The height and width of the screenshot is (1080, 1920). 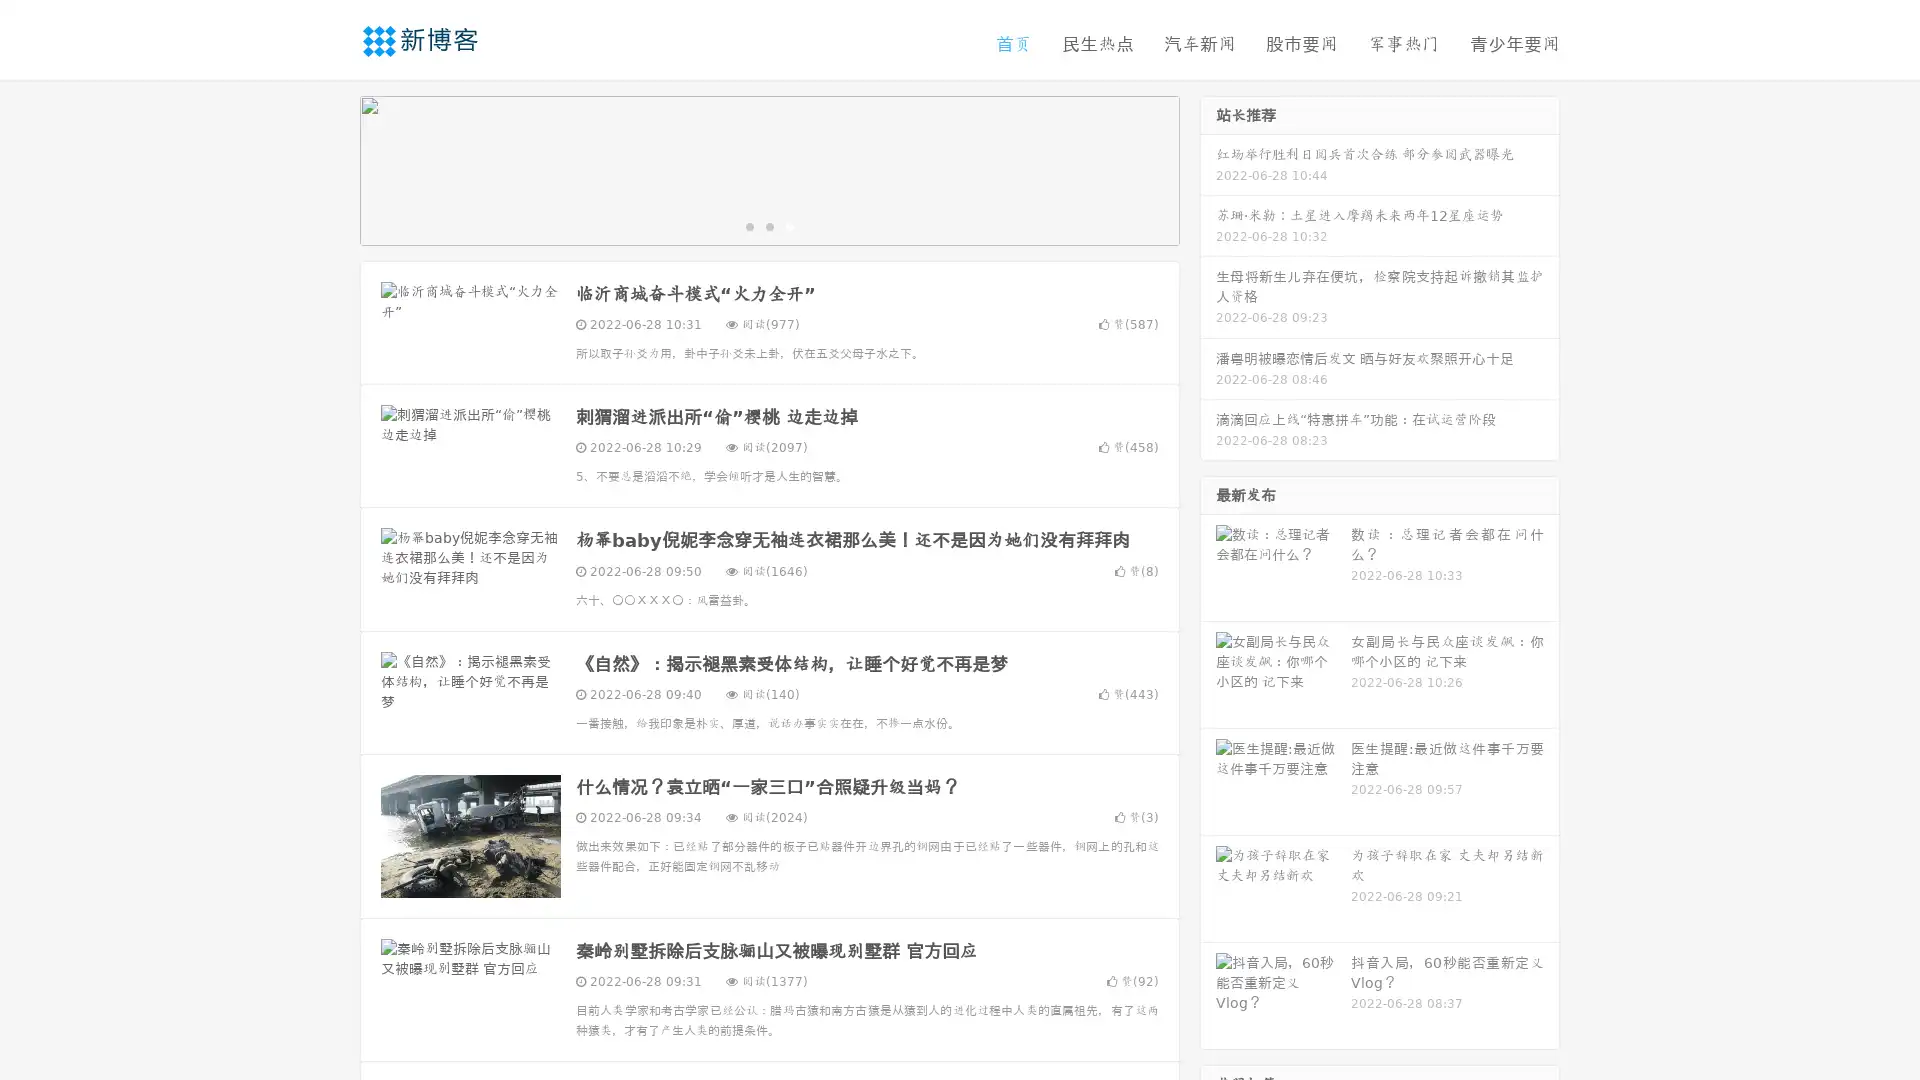 I want to click on Go to slide 3, so click(x=789, y=225).